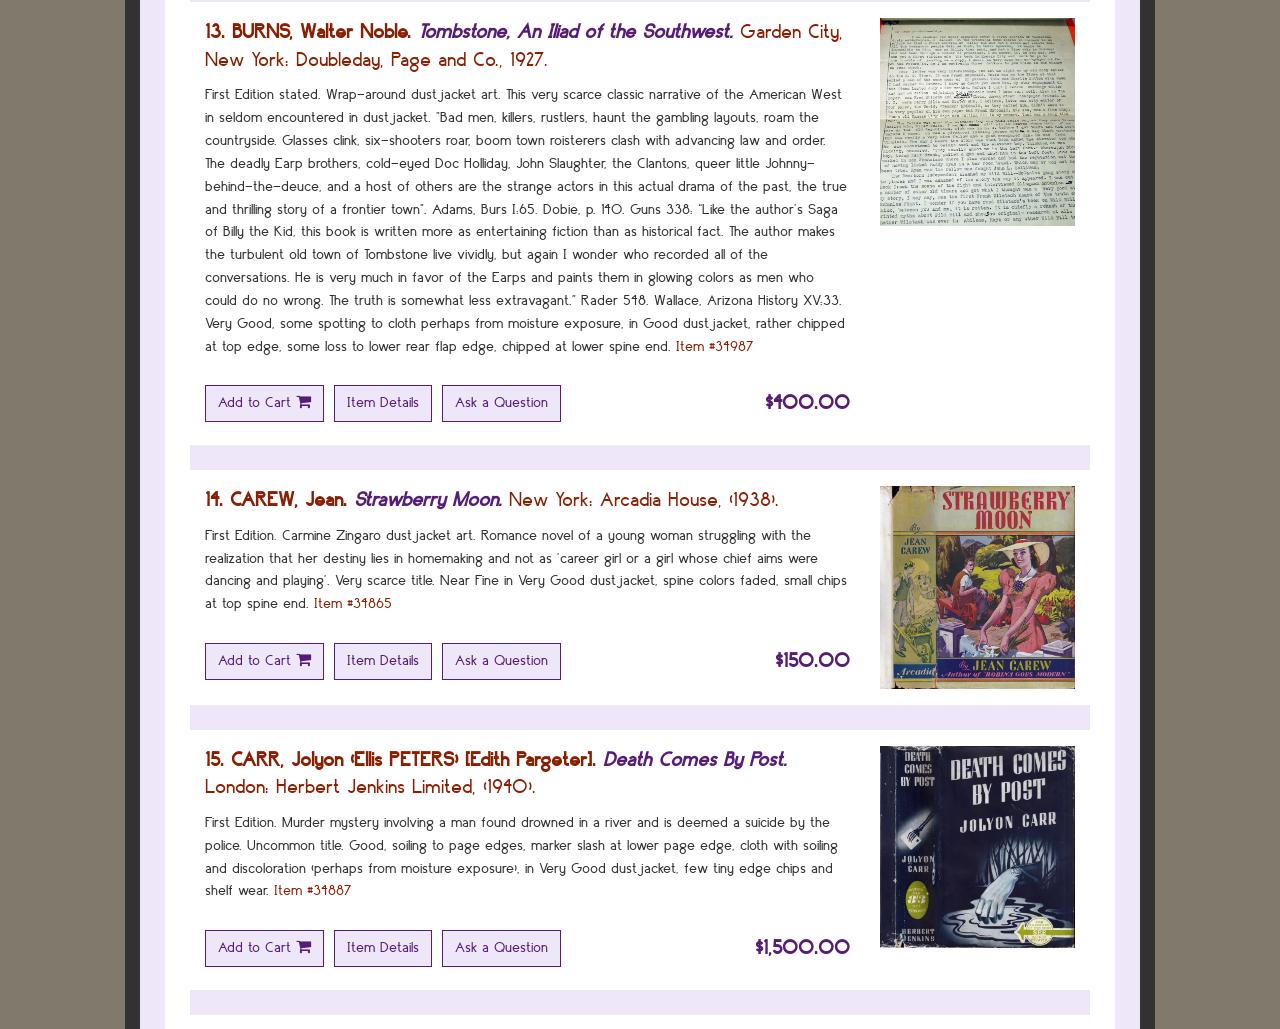  Describe the element at coordinates (715, 345) in the screenshot. I see `'Item #34987'` at that location.